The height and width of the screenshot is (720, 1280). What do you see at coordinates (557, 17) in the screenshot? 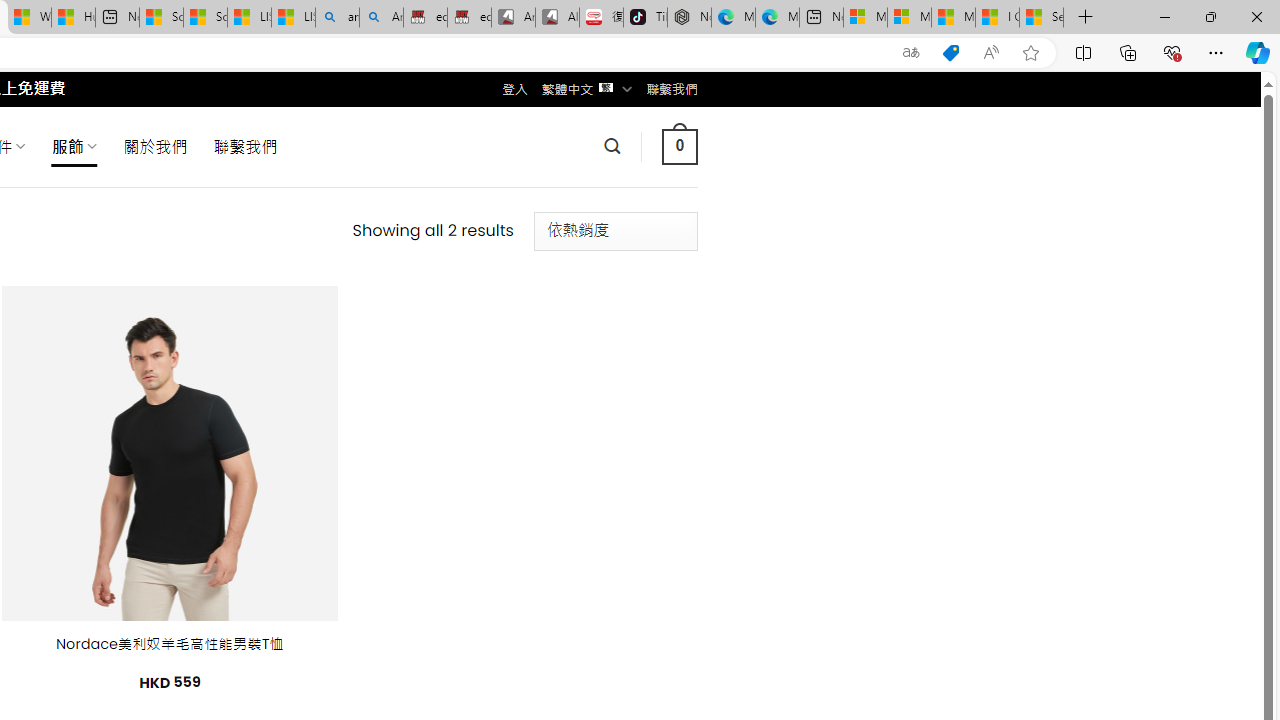
I see `'All Cubot phones'` at bounding box center [557, 17].